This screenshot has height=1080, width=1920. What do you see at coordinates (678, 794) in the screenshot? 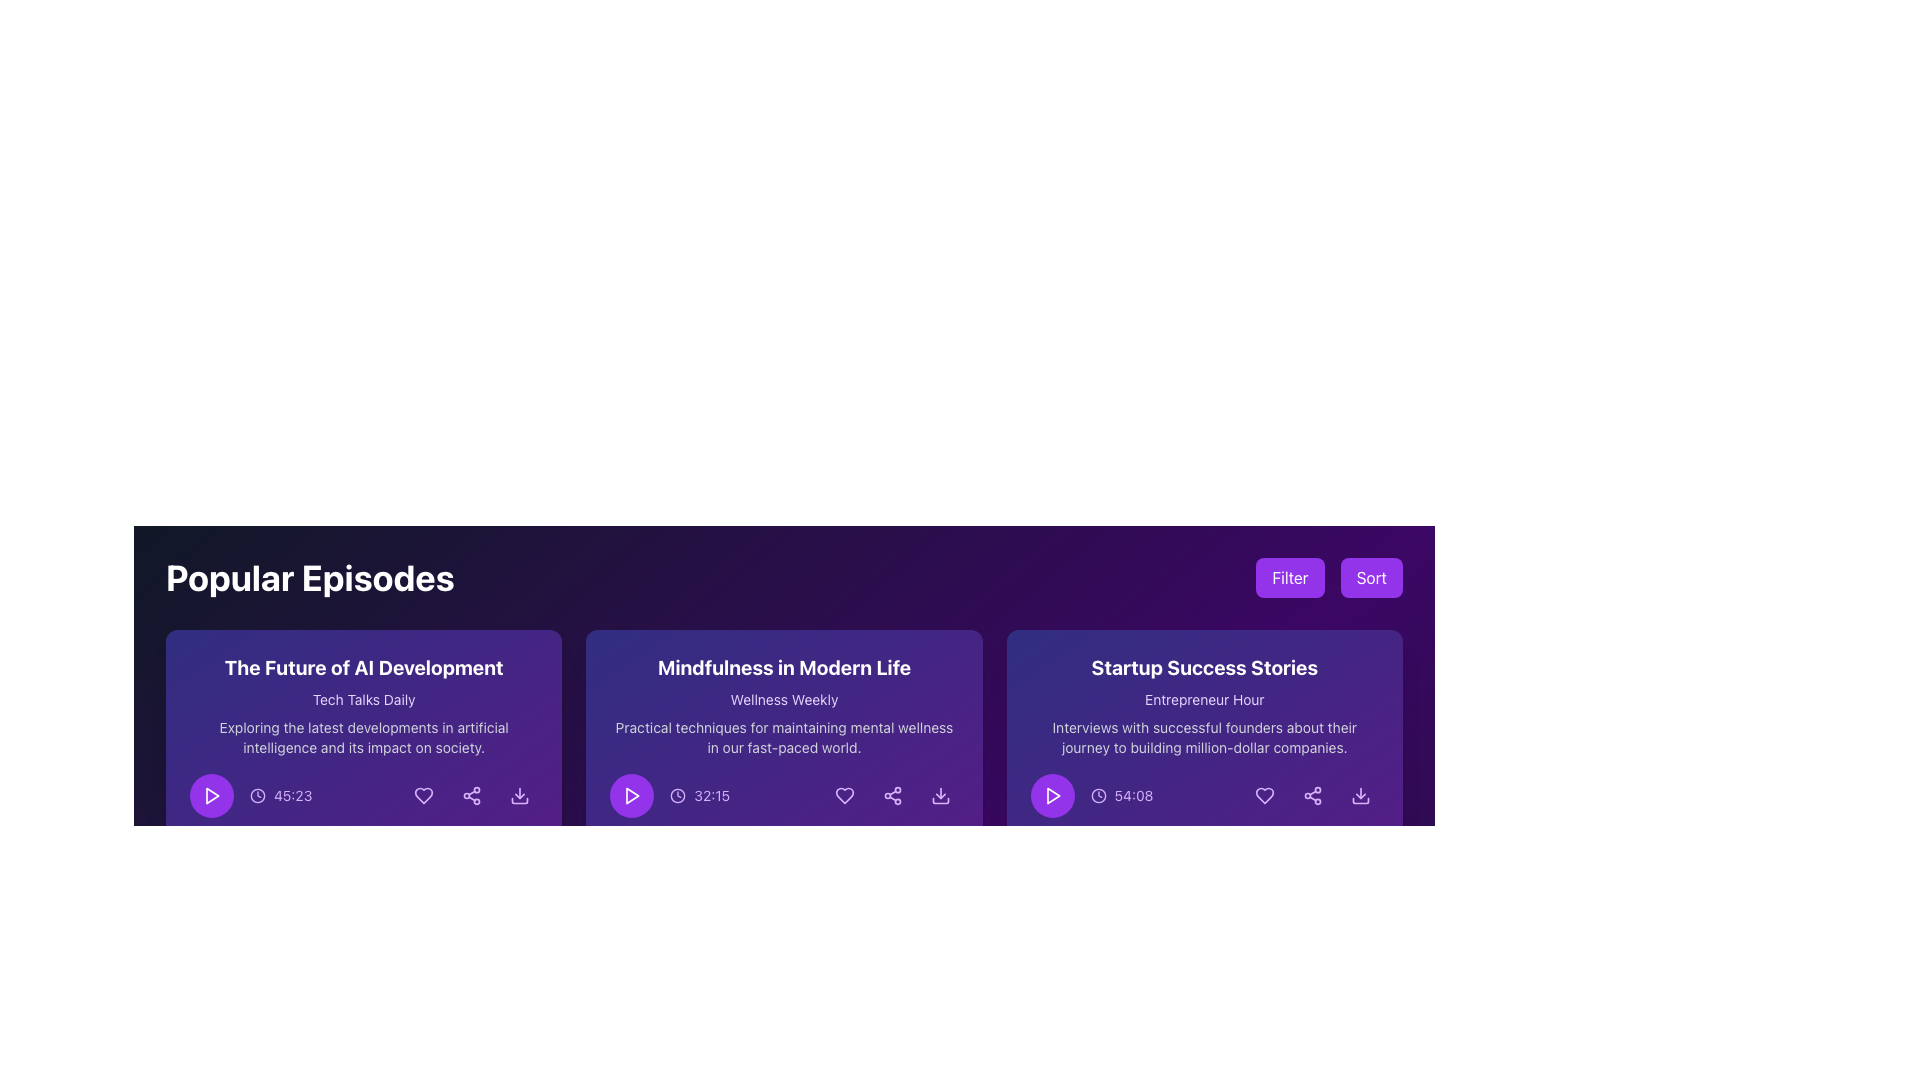
I see `the circular vector graphic that represents the dial of the clock icon located in the lower section of the 'Mindfulness in Modern Life' card` at bounding box center [678, 794].